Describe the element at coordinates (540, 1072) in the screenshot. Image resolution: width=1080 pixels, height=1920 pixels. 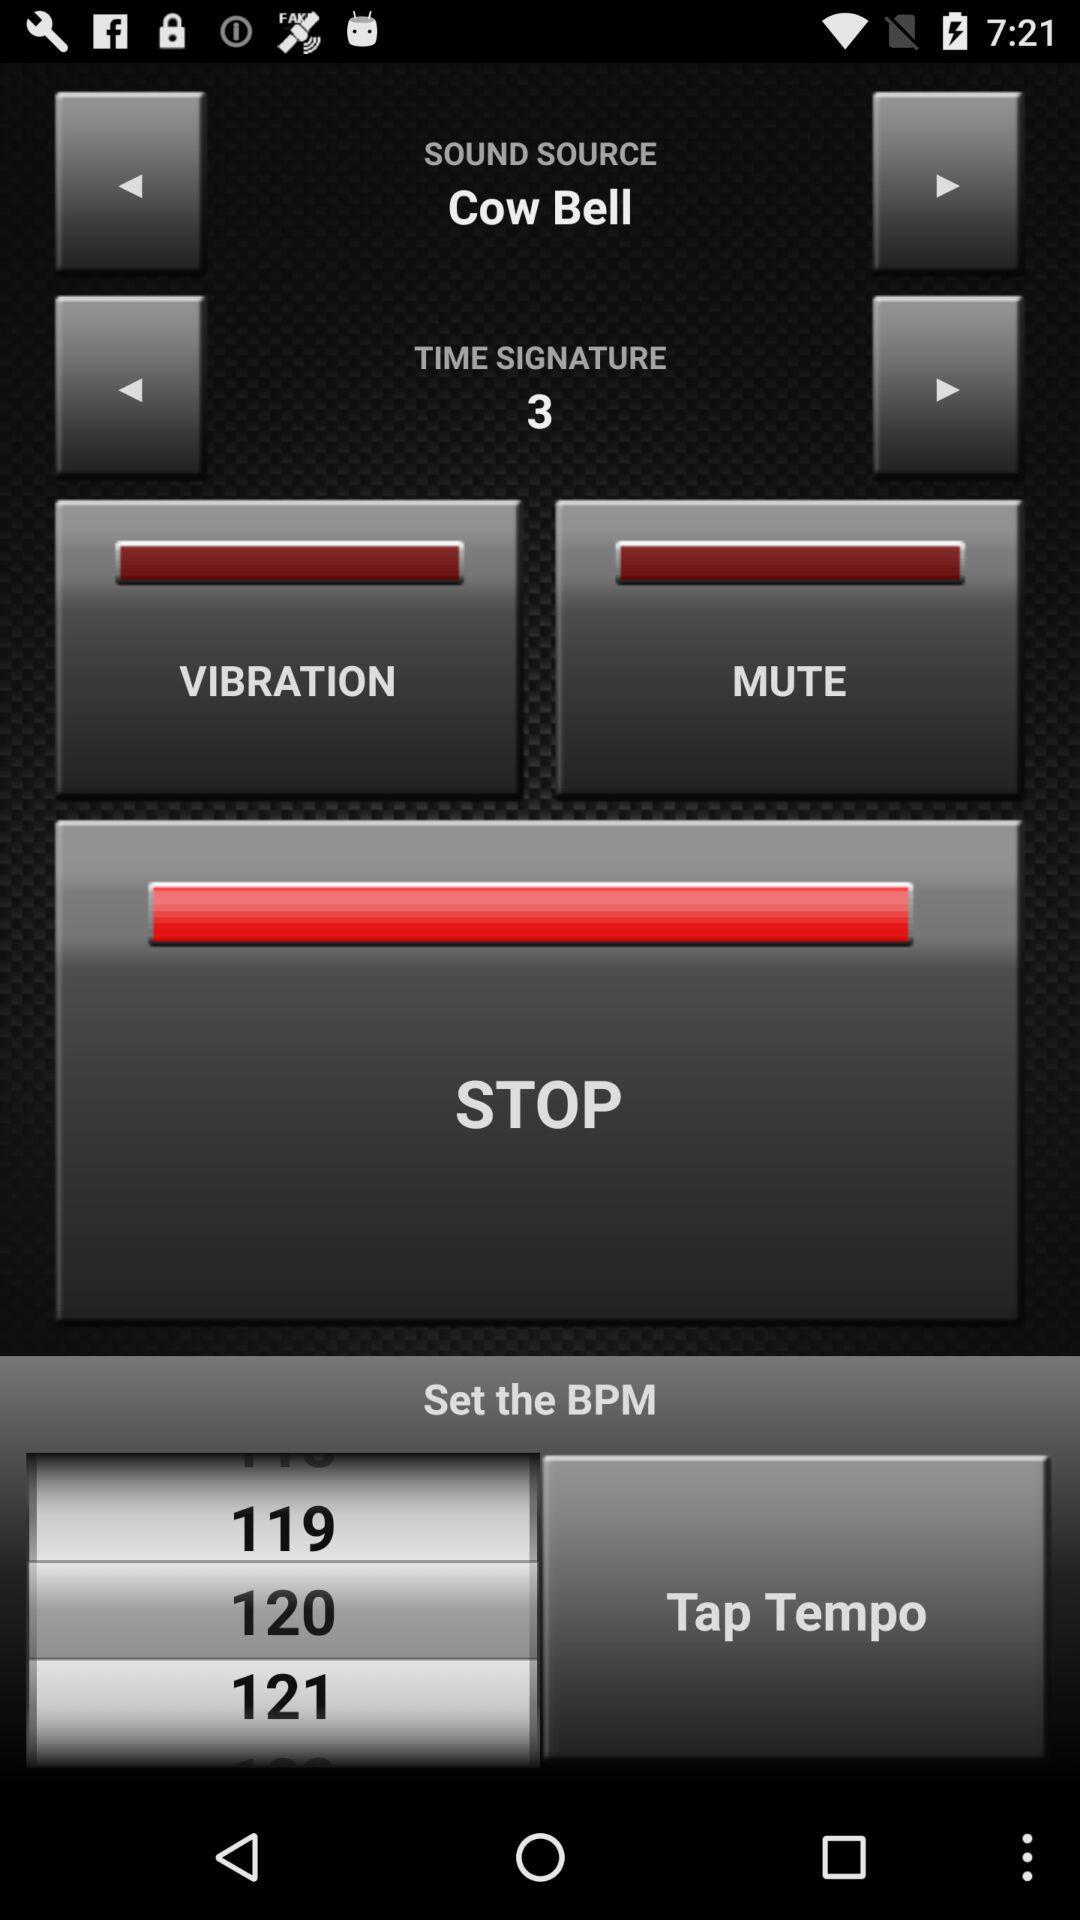
I see `the item below the vibration` at that location.